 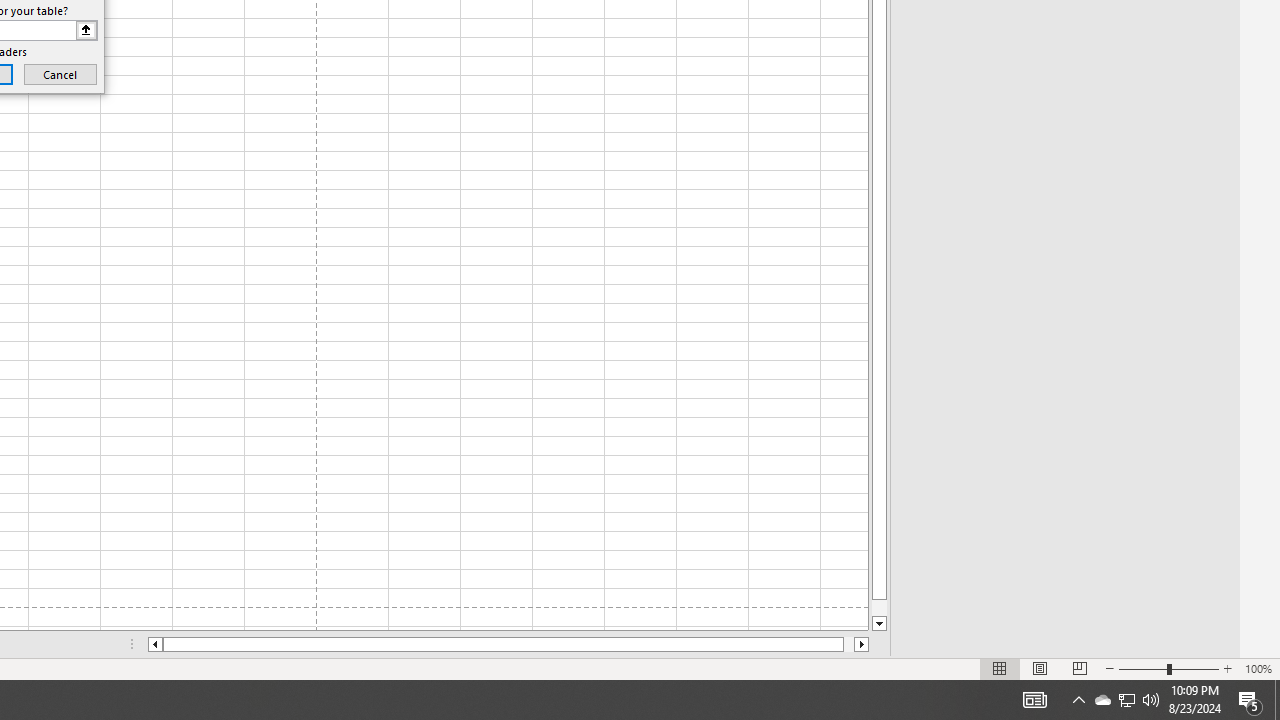 What do you see at coordinates (848, 644) in the screenshot?
I see `'Page right'` at bounding box center [848, 644].